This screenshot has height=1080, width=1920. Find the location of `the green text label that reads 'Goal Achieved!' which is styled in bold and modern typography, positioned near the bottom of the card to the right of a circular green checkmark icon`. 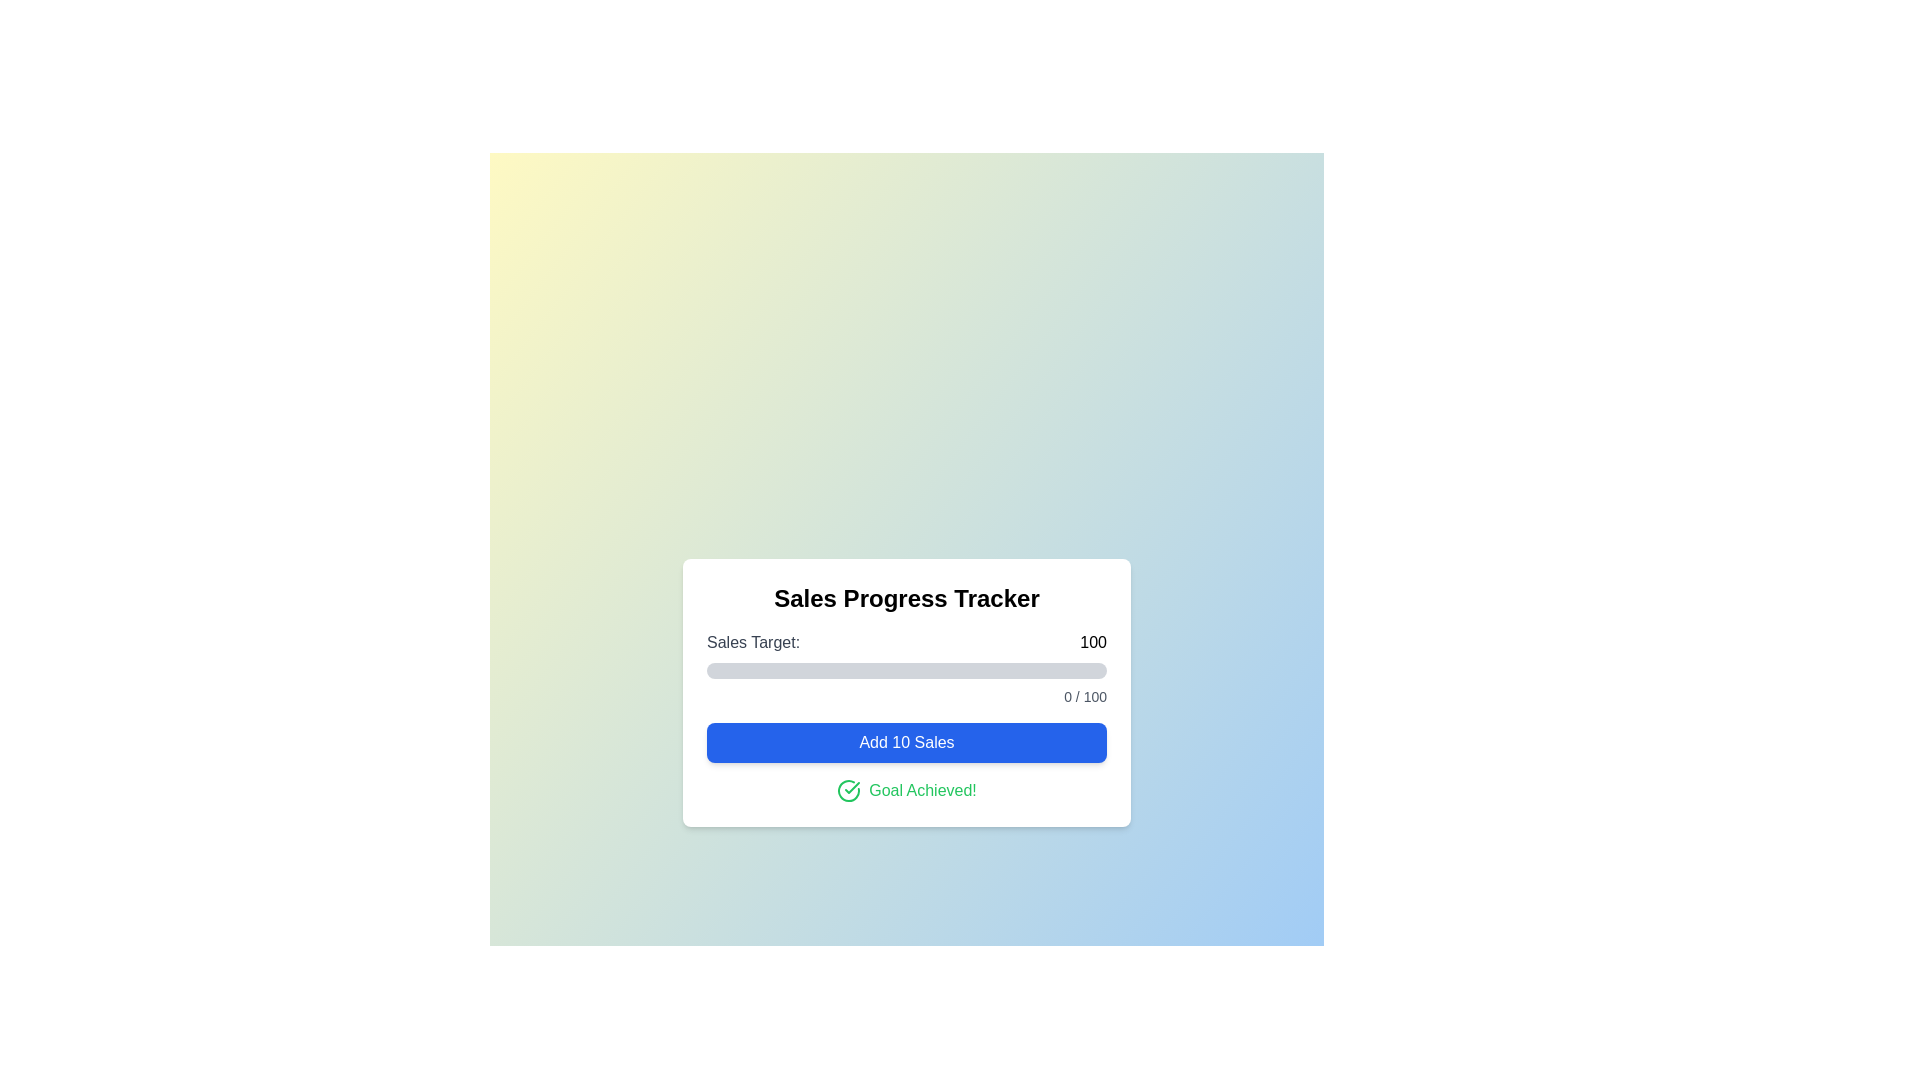

the green text label that reads 'Goal Achieved!' which is styled in bold and modern typography, positioned near the bottom of the card to the right of a circular green checkmark icon is located at coordinates (921, 789).